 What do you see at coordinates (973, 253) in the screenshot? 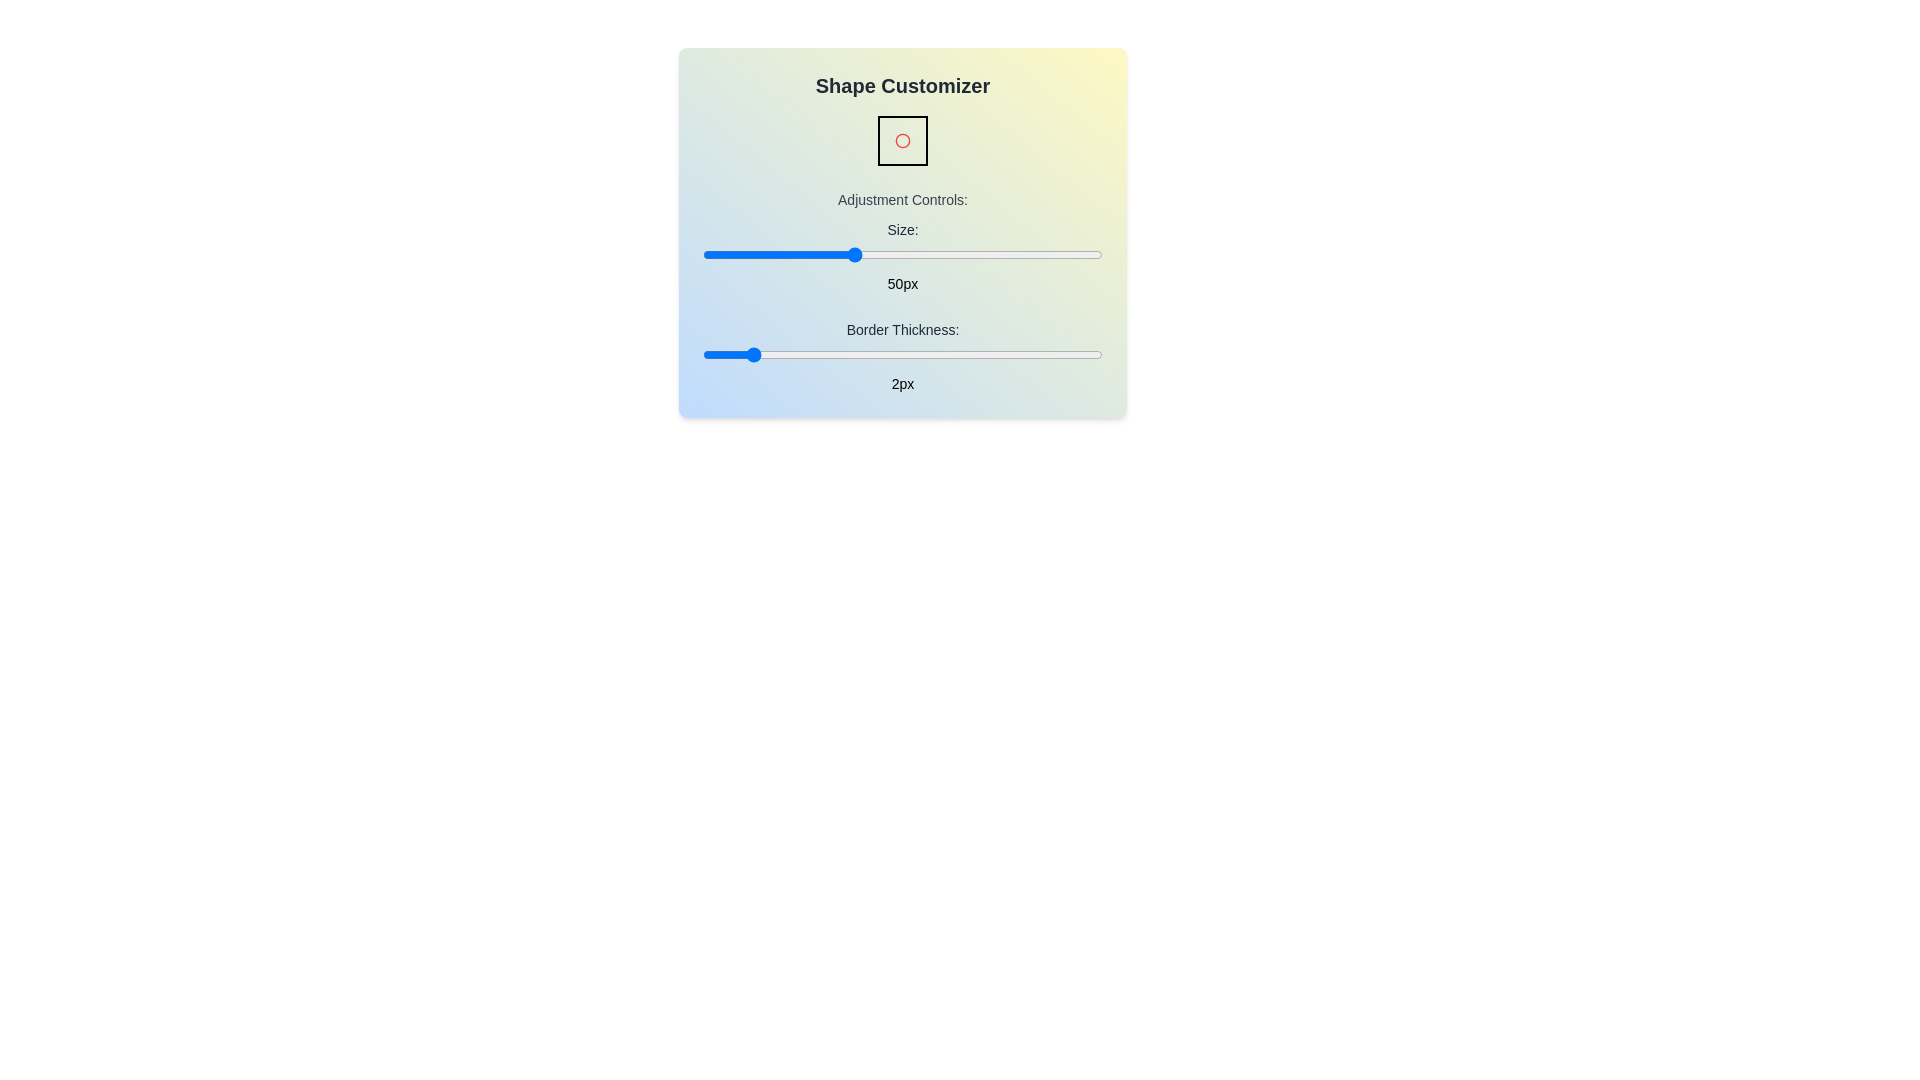
I see `the 'Size' slider to set the size to 74 pixels` at bounding box center [973, 253].